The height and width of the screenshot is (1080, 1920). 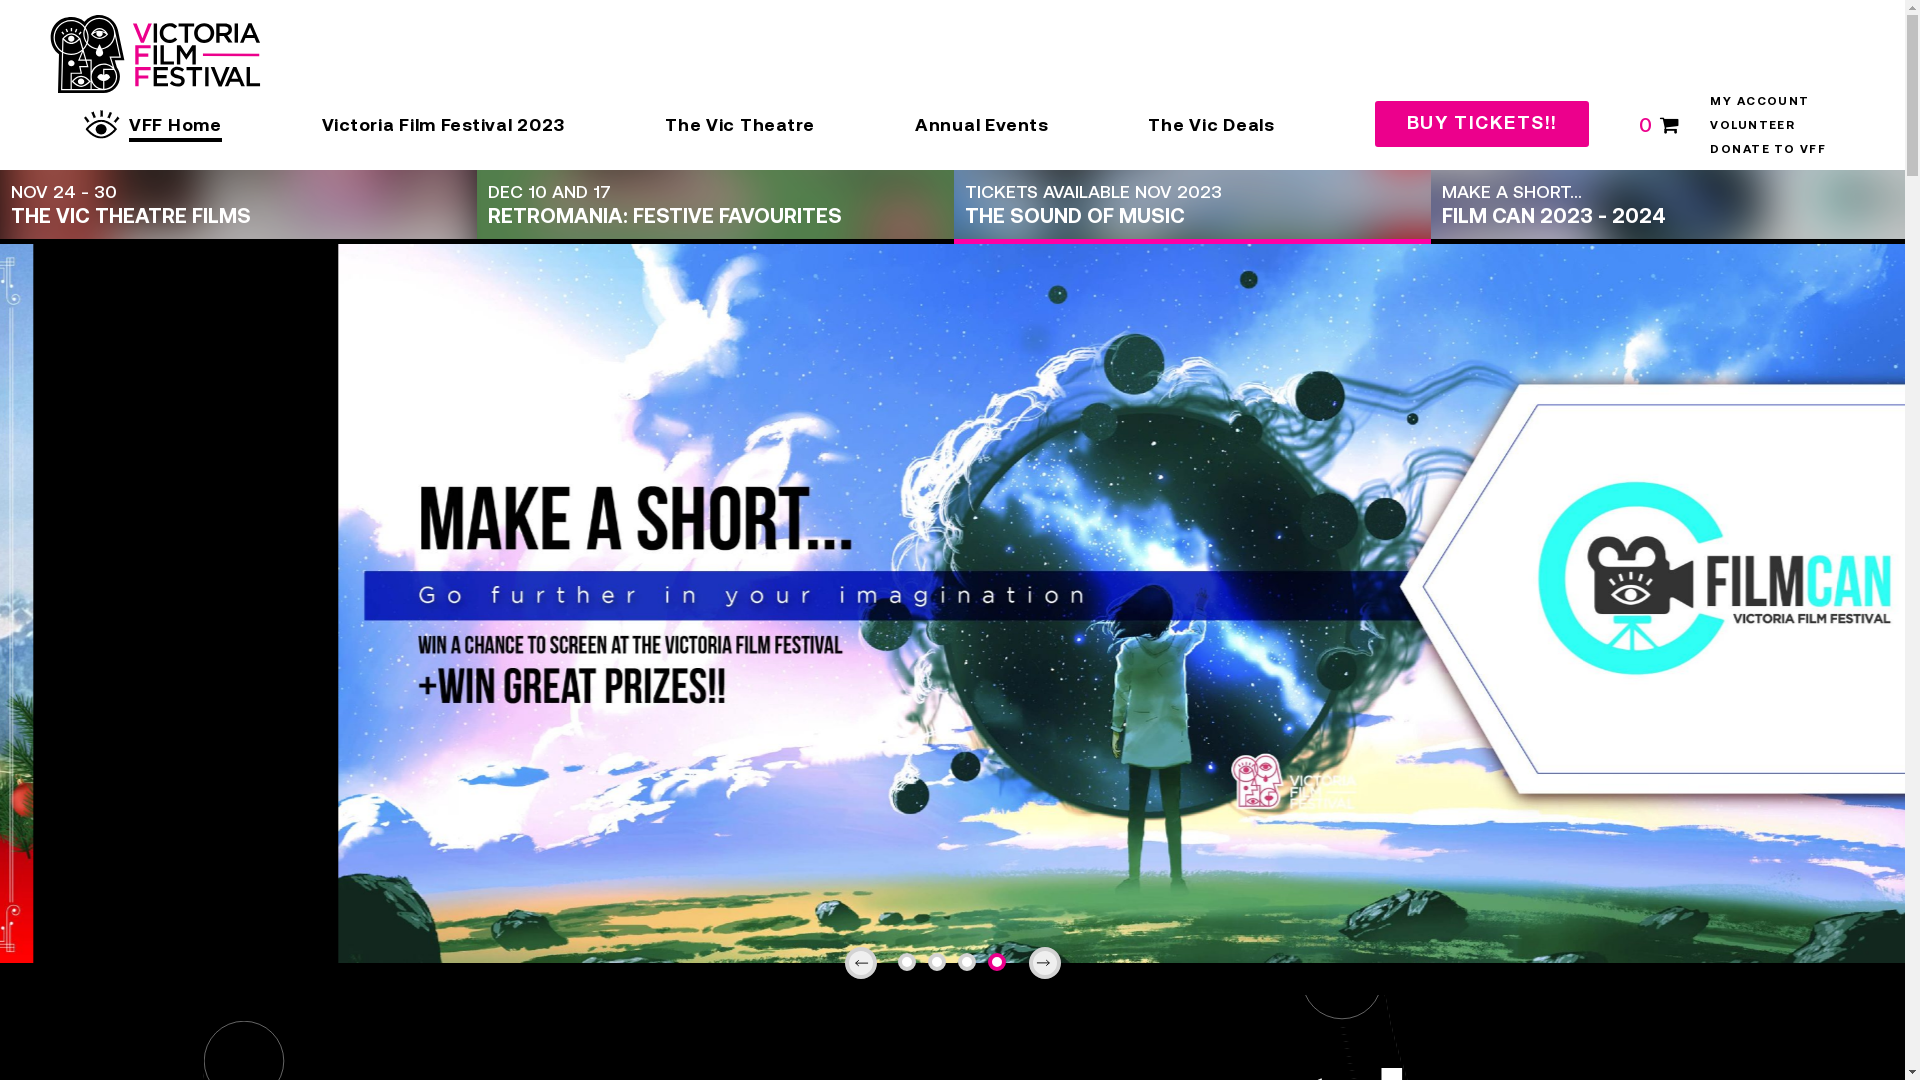 I want to click on 'Annual Events', so click(x=981, y=123).